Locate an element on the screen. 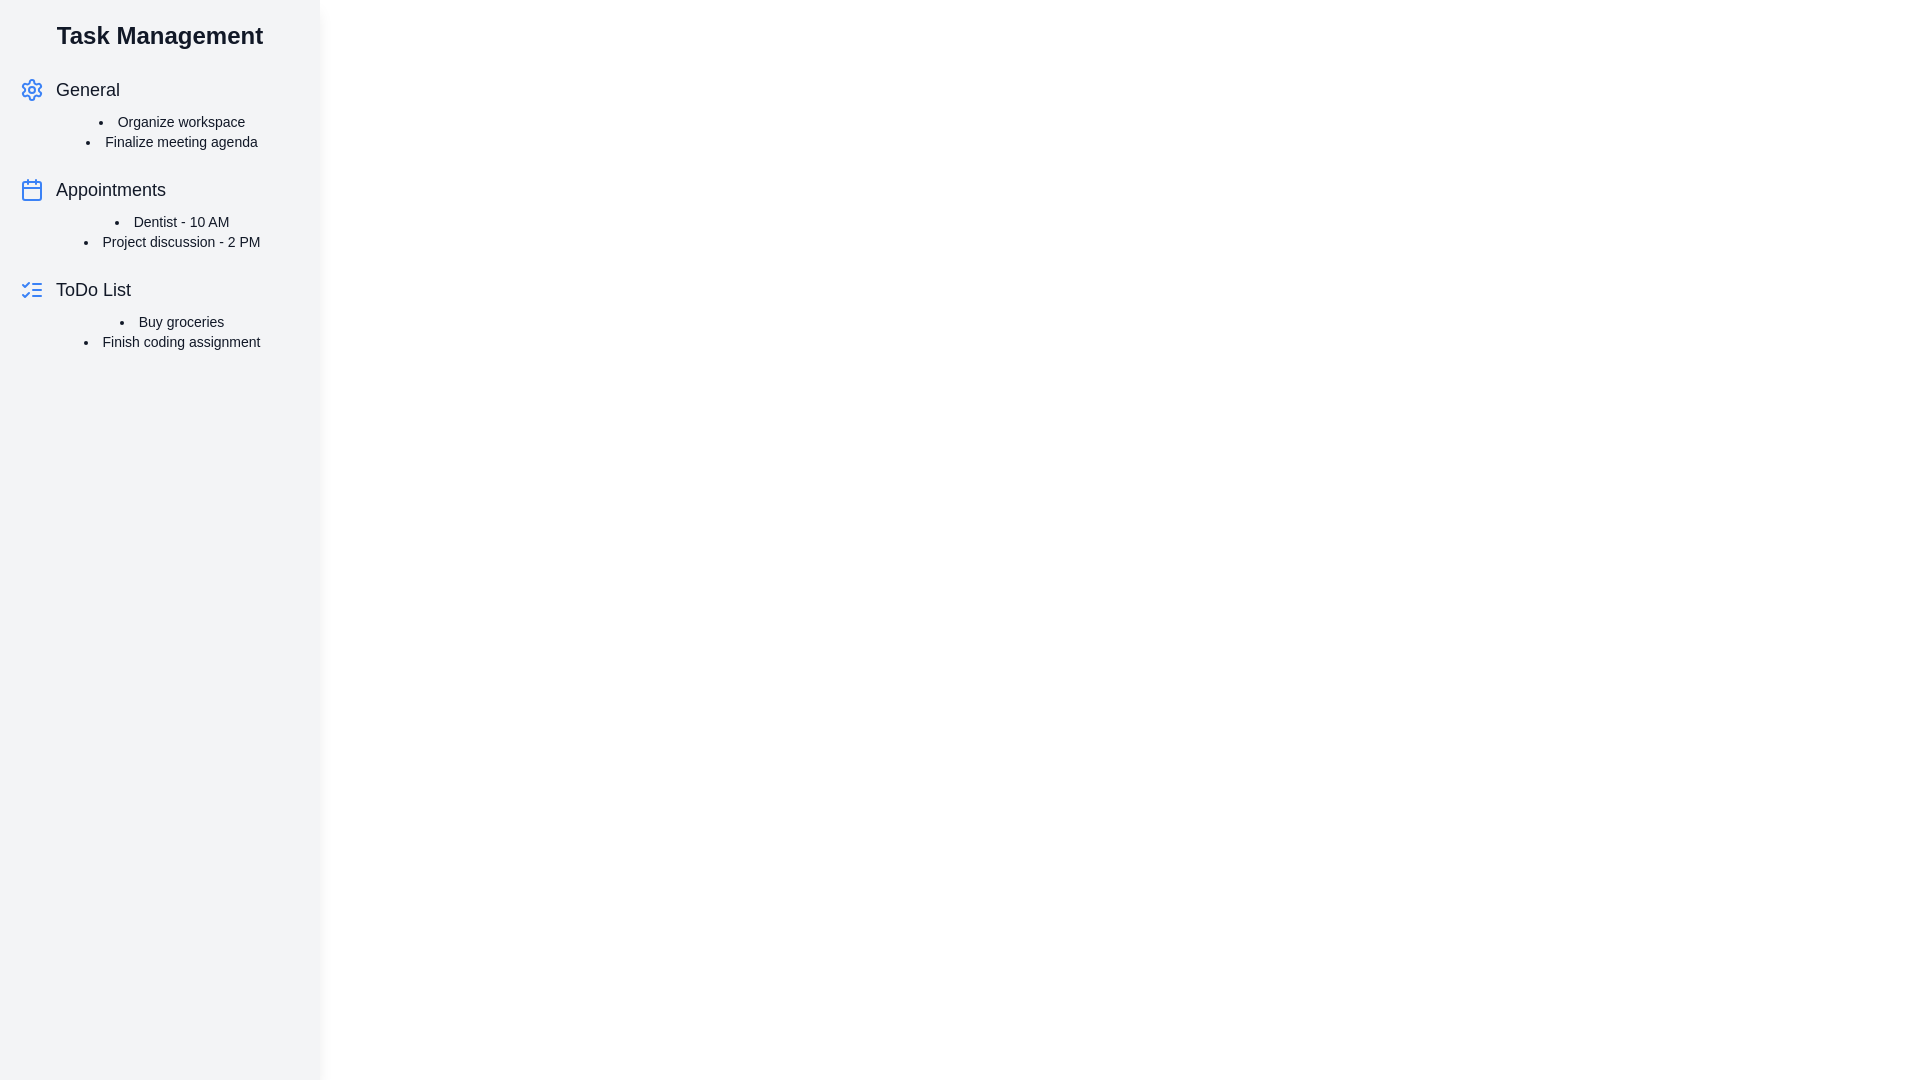 This screenshot has height=1080, width=1920. the task text Finalize meeting agenda to open the task is located at coordinates (172, 141).